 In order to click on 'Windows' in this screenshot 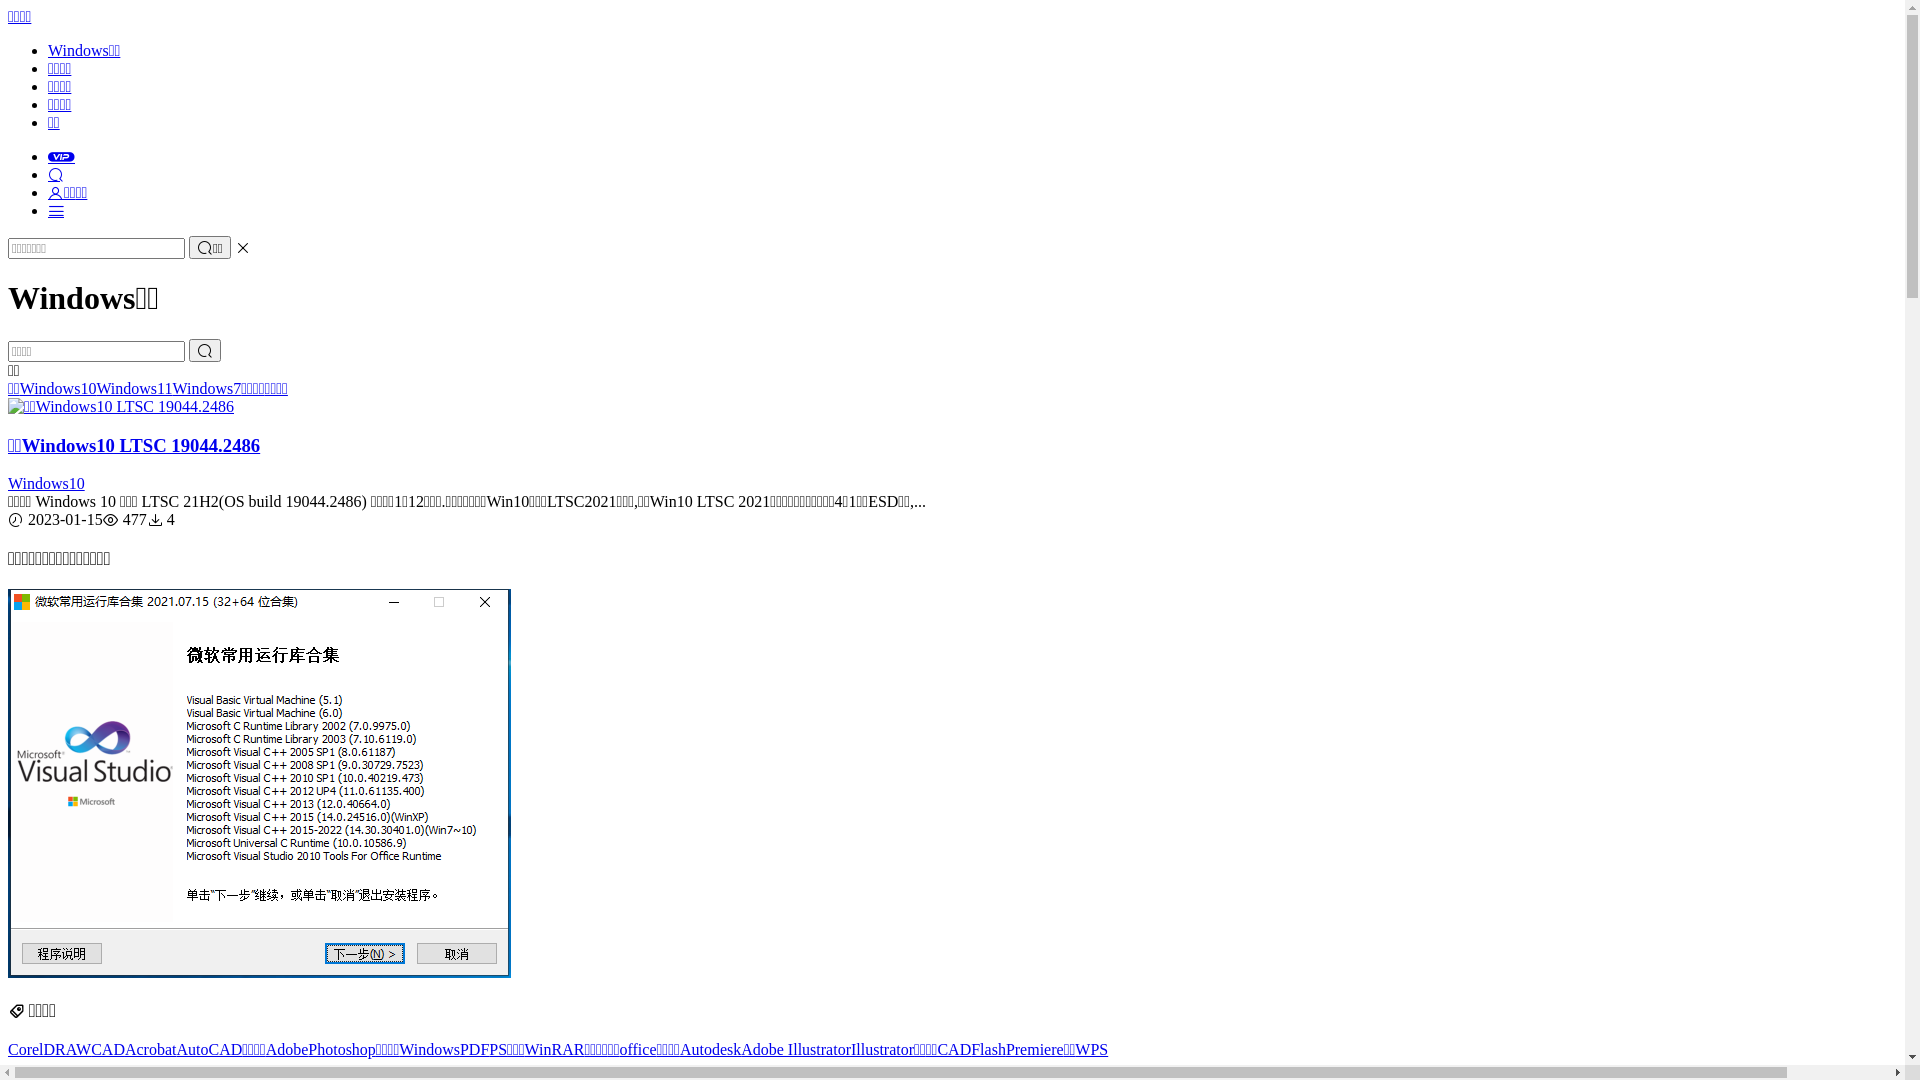, I will do `click(428, 1048)`.